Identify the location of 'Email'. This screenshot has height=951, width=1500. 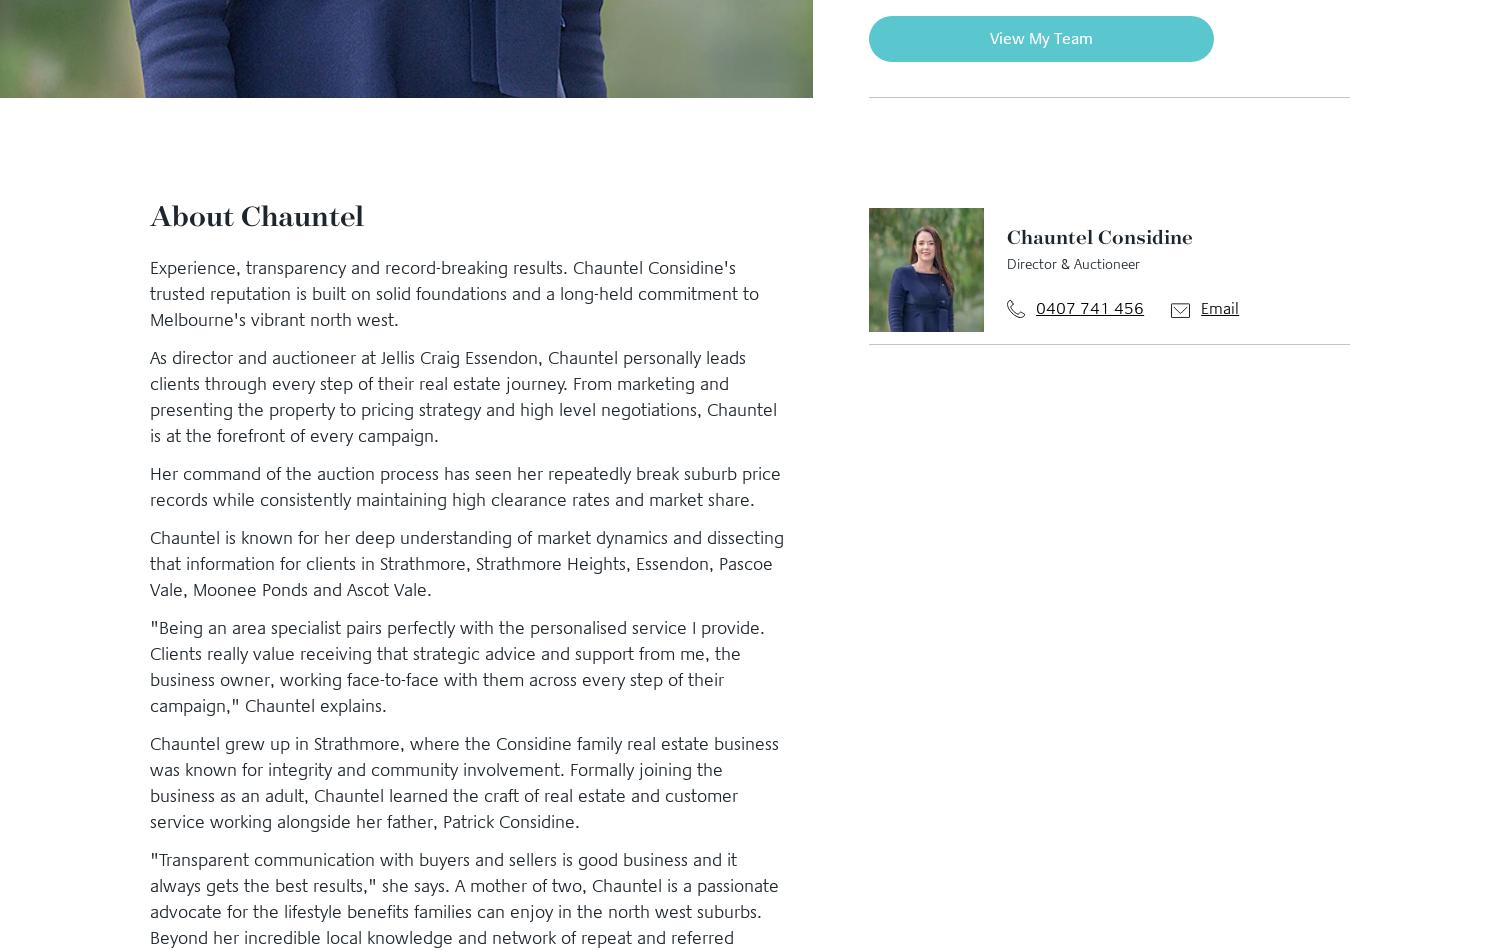
(1218, 307).